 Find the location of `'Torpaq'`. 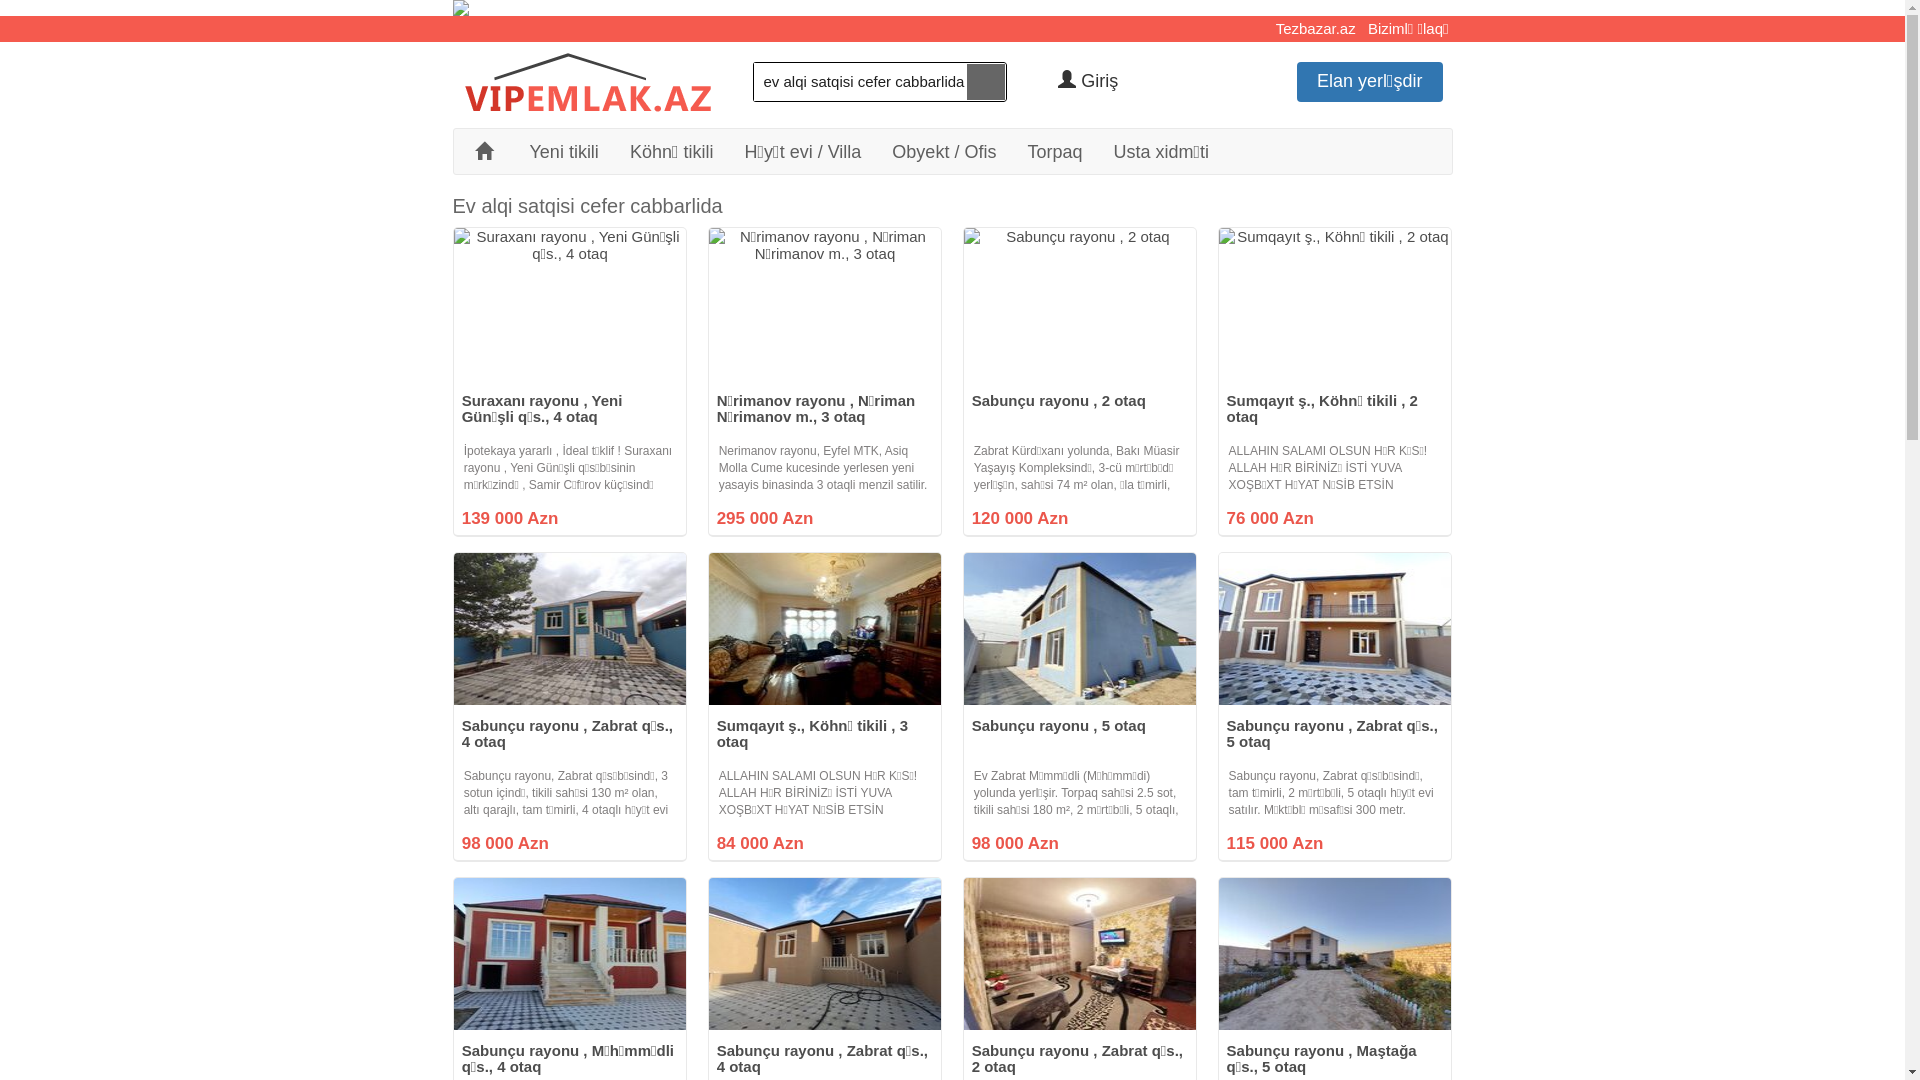

'Torpaq' is located at coordinates (1054, 149).